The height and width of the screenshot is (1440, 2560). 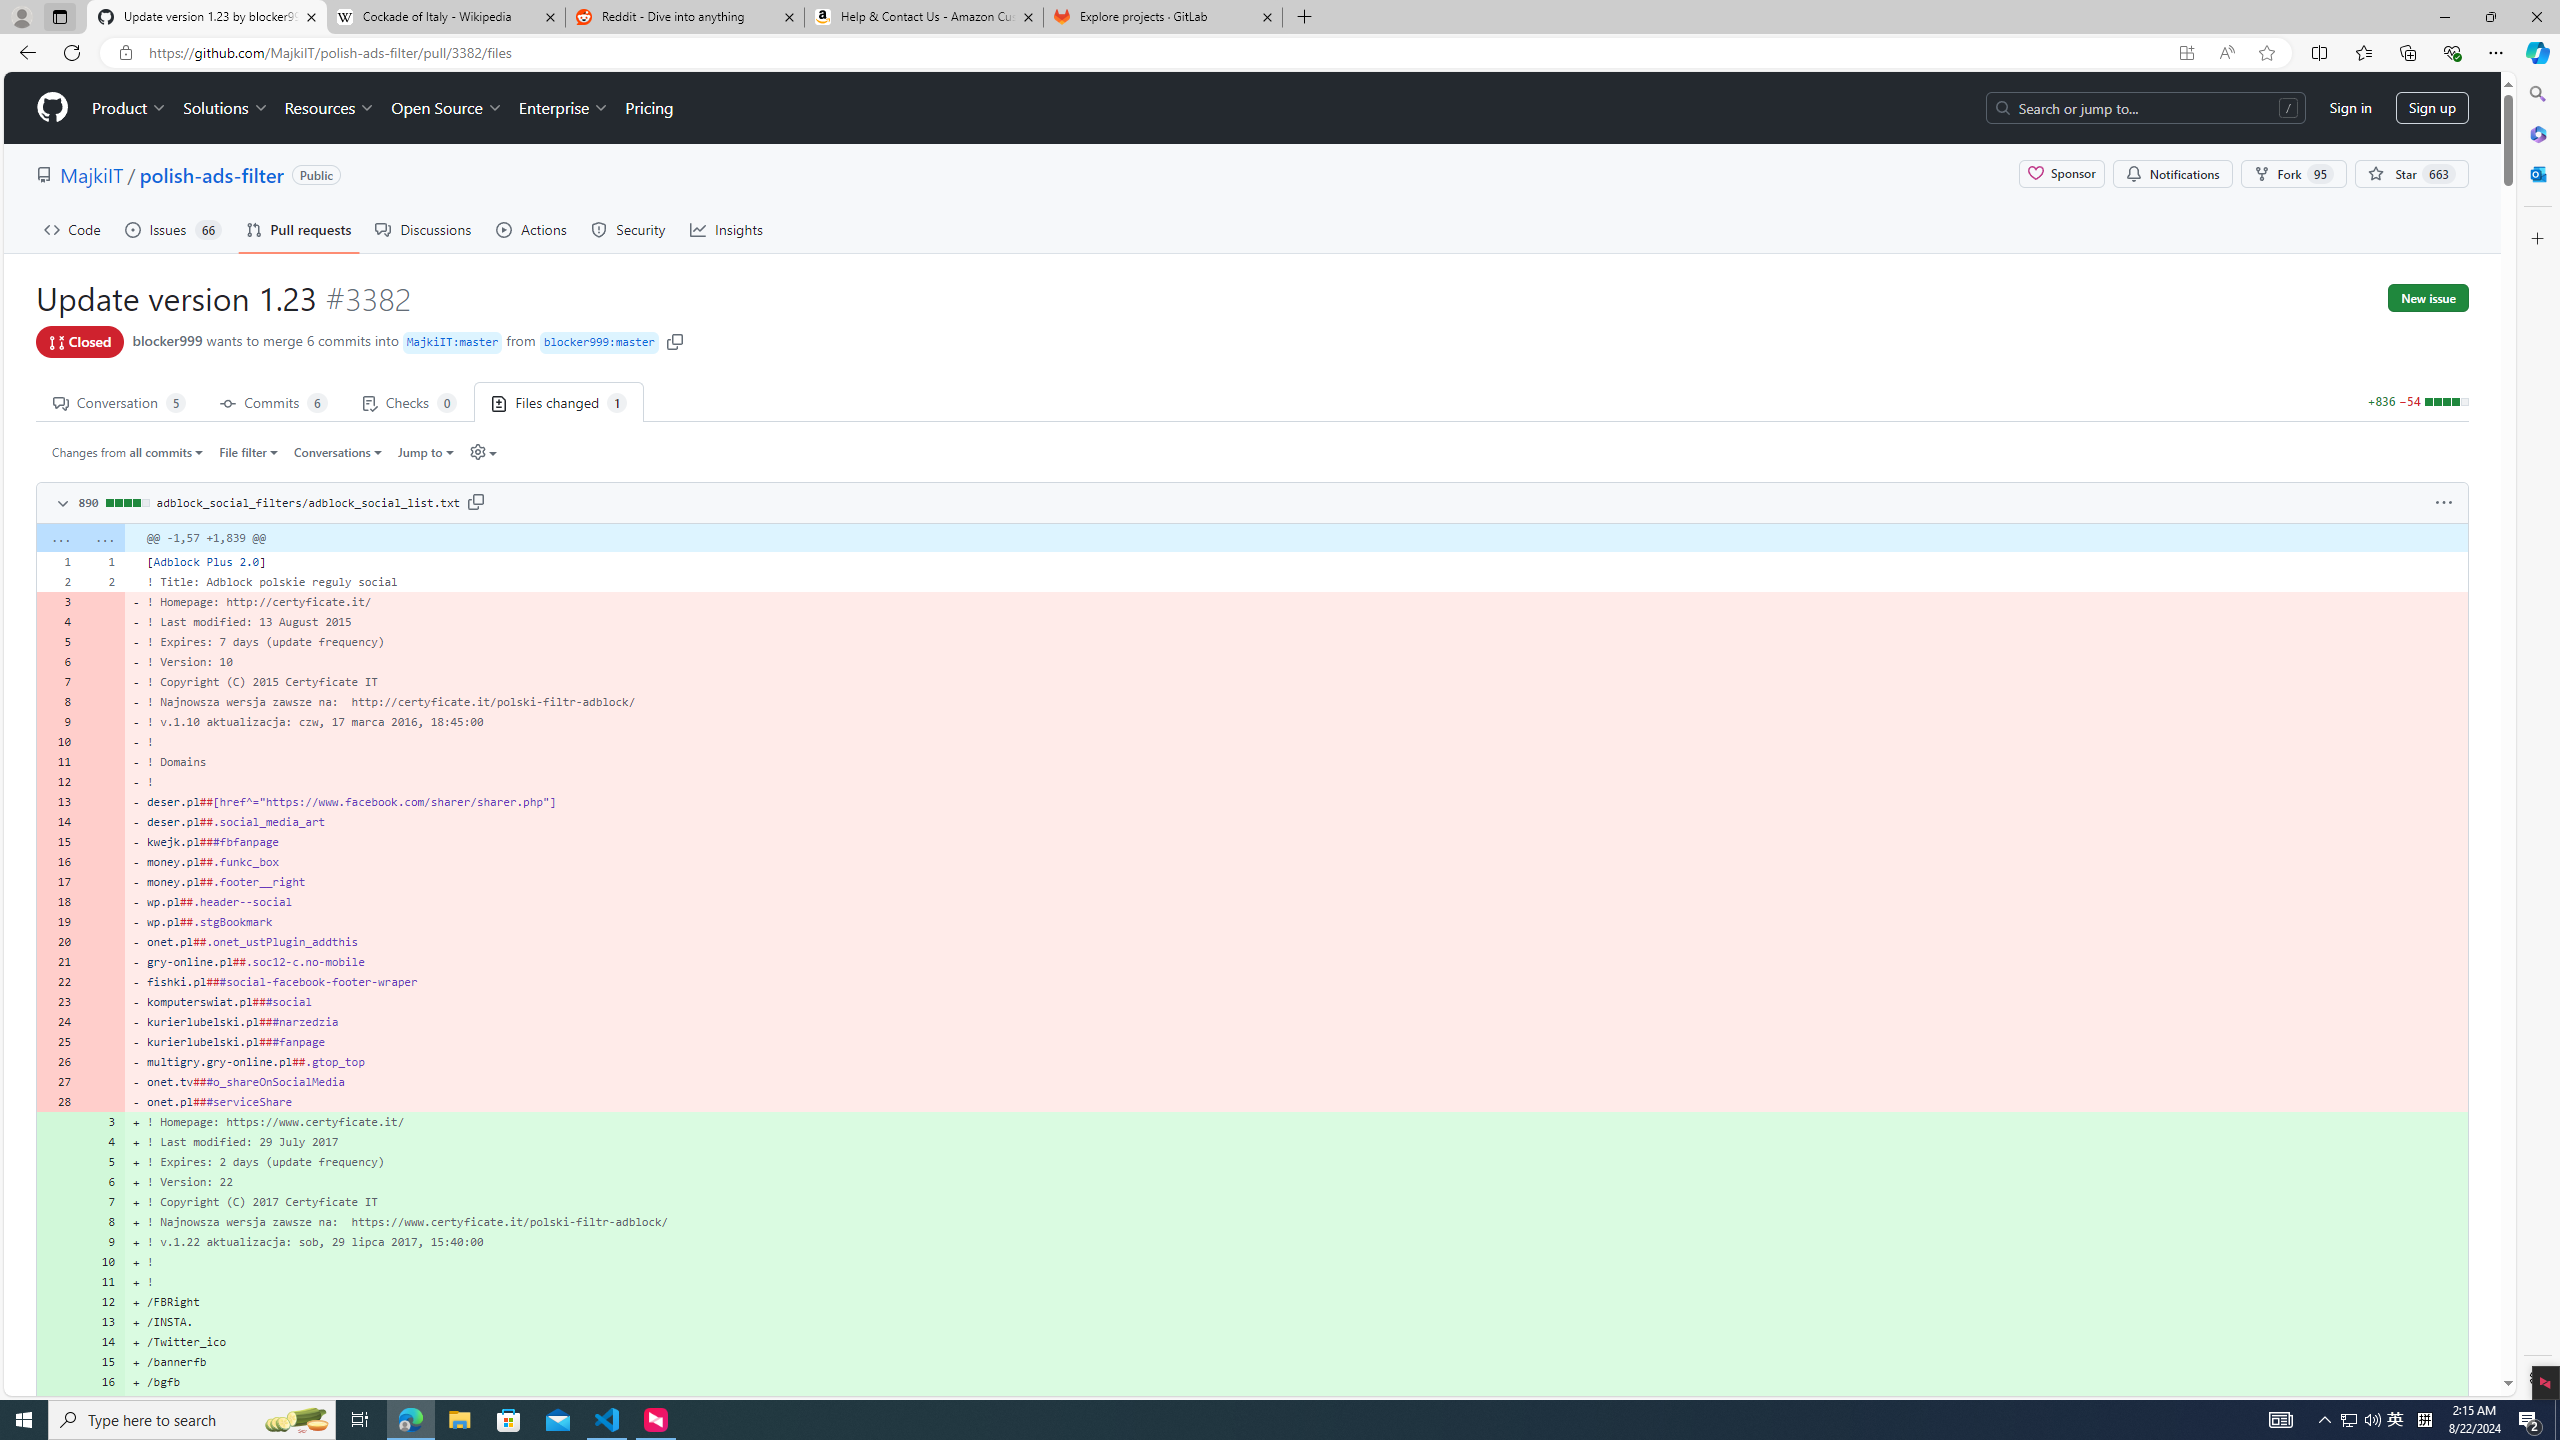 I want to click on '10', so click(x=102, y=1260).